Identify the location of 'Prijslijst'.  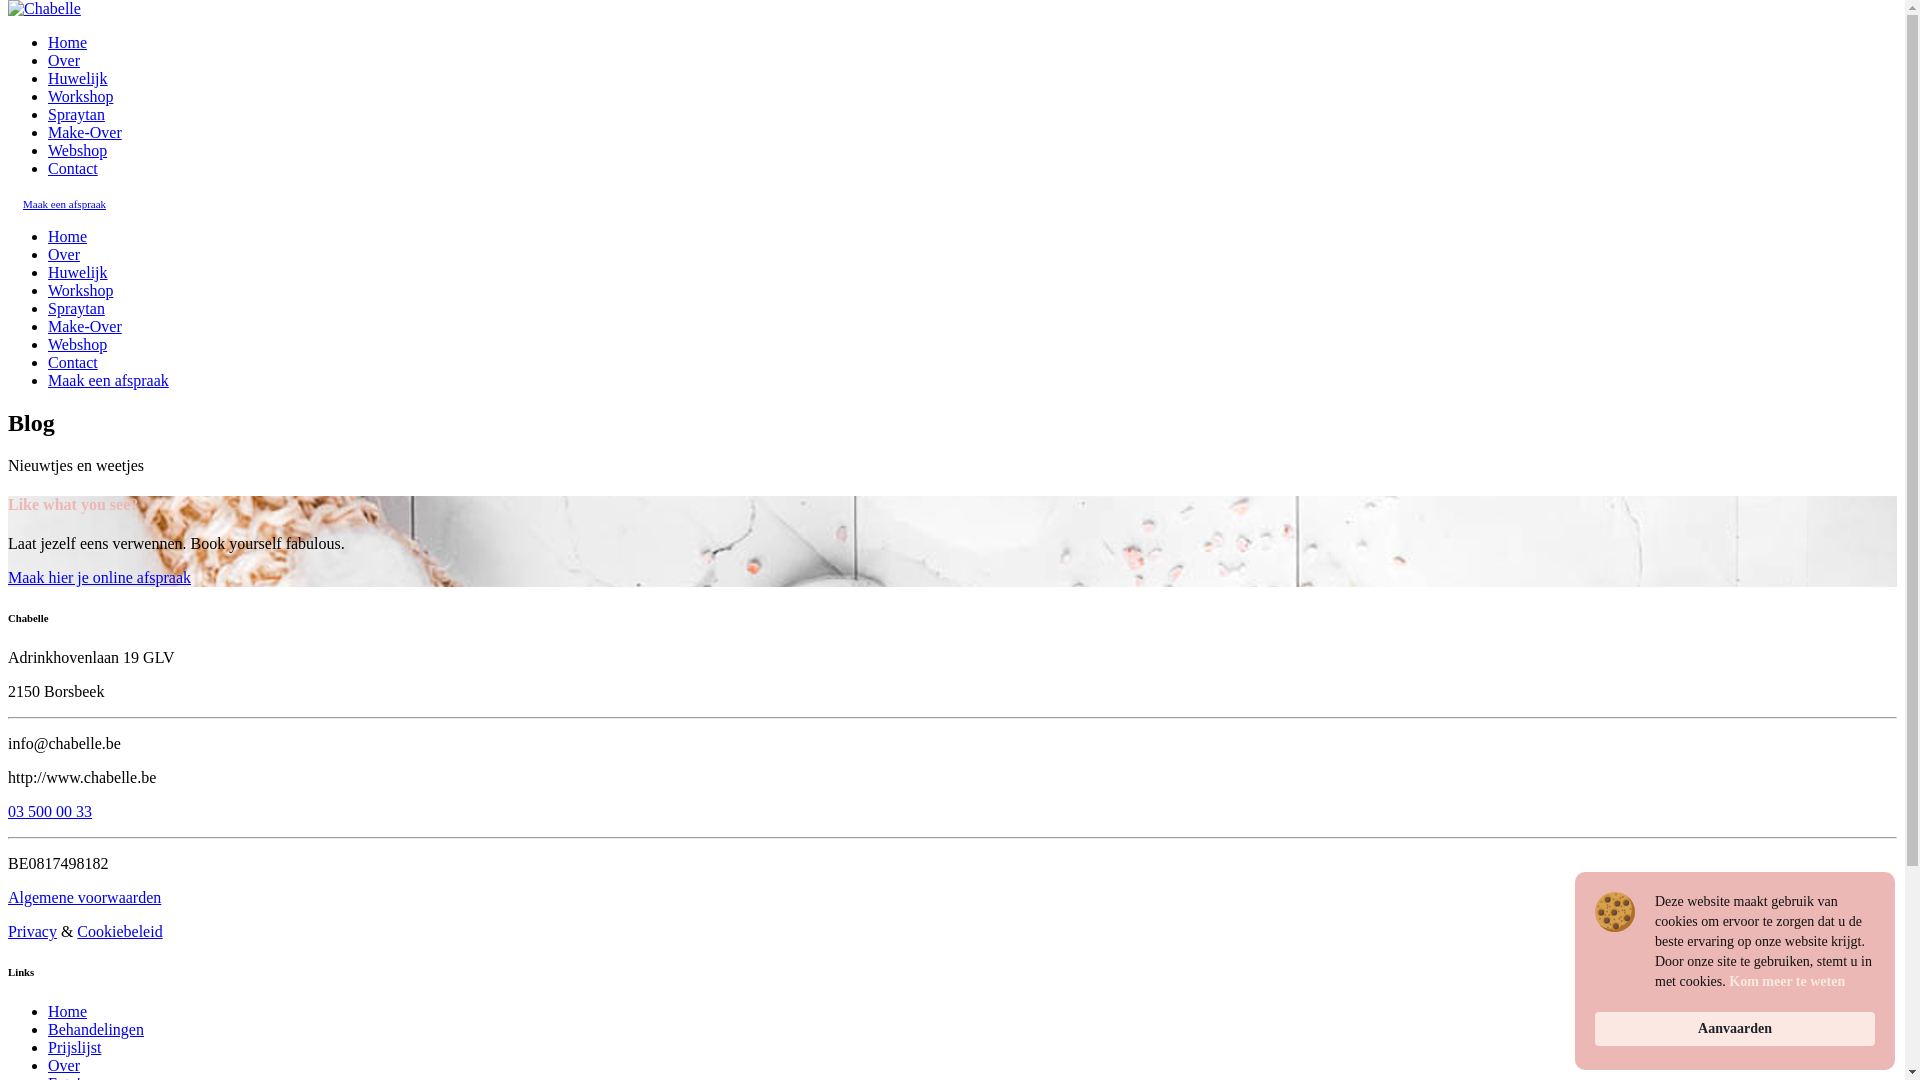
(74, 1046).